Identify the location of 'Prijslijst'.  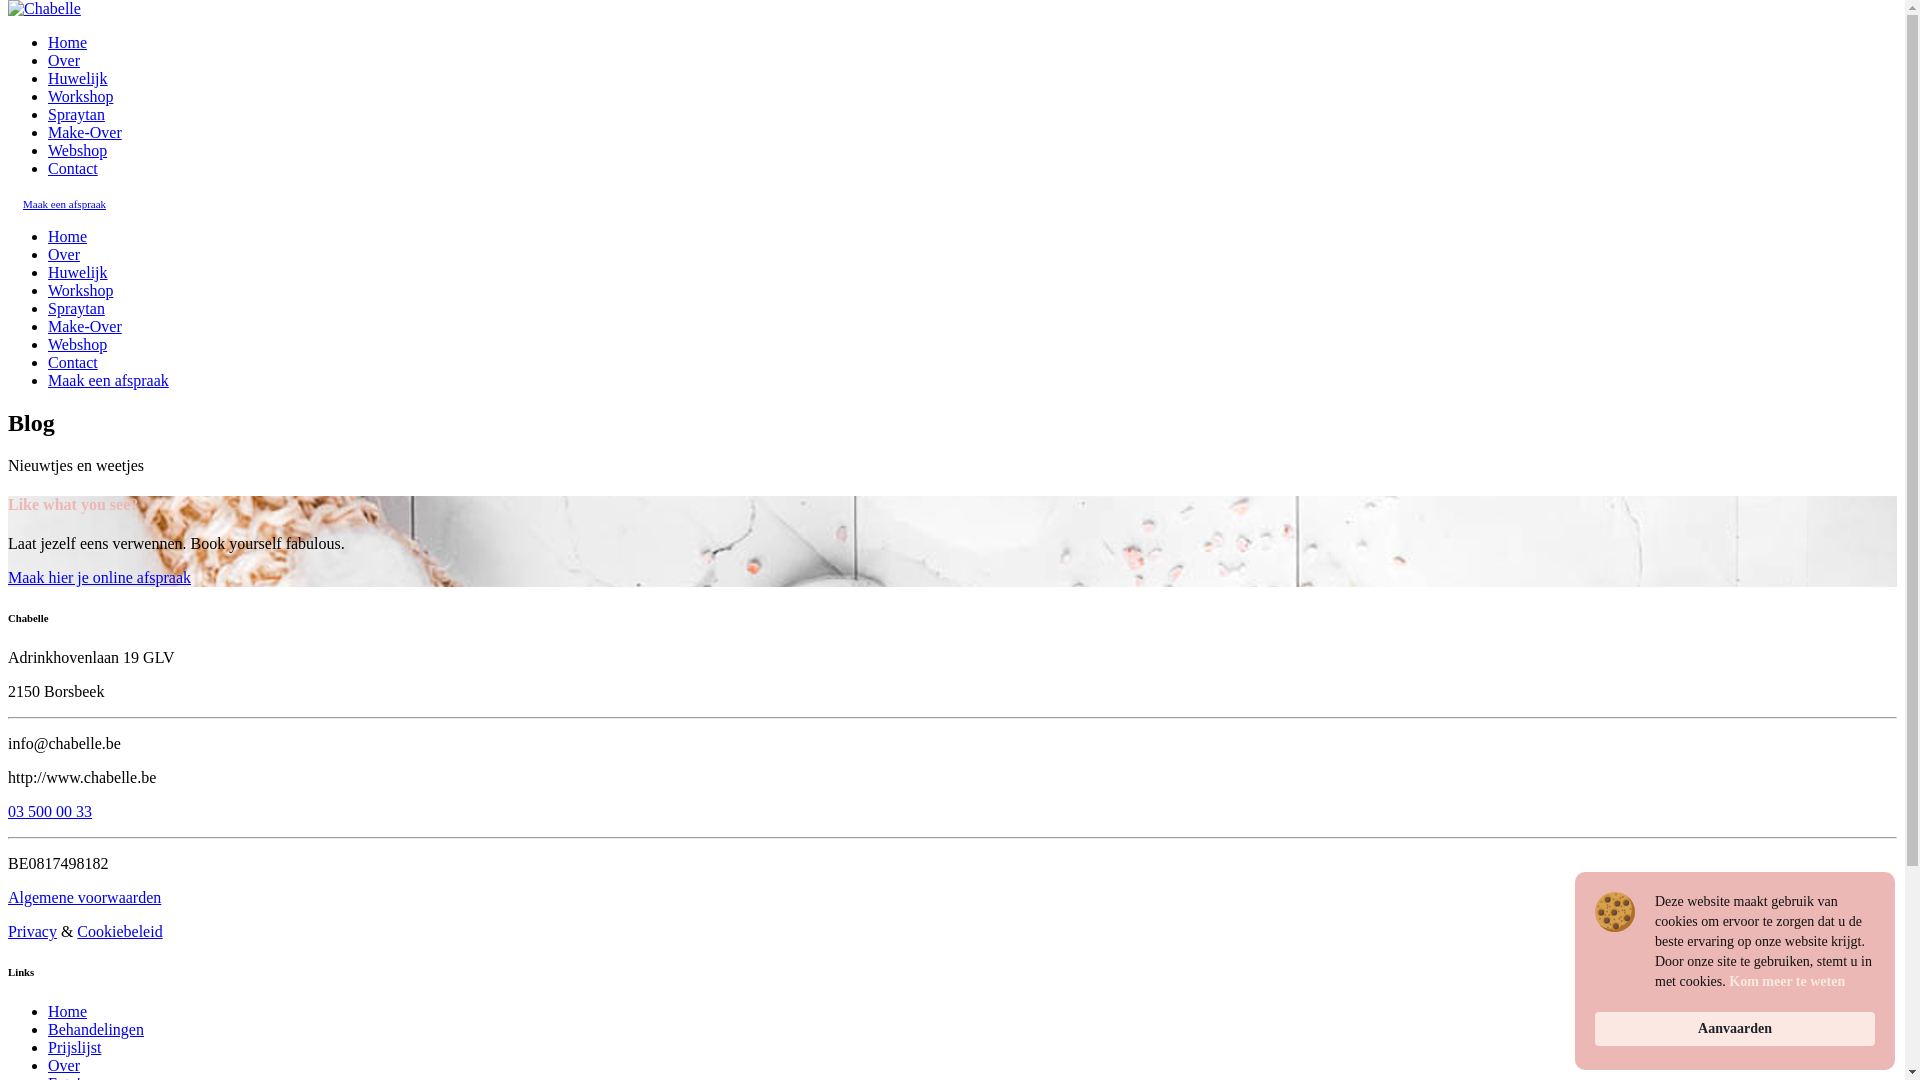
(74, 1046).